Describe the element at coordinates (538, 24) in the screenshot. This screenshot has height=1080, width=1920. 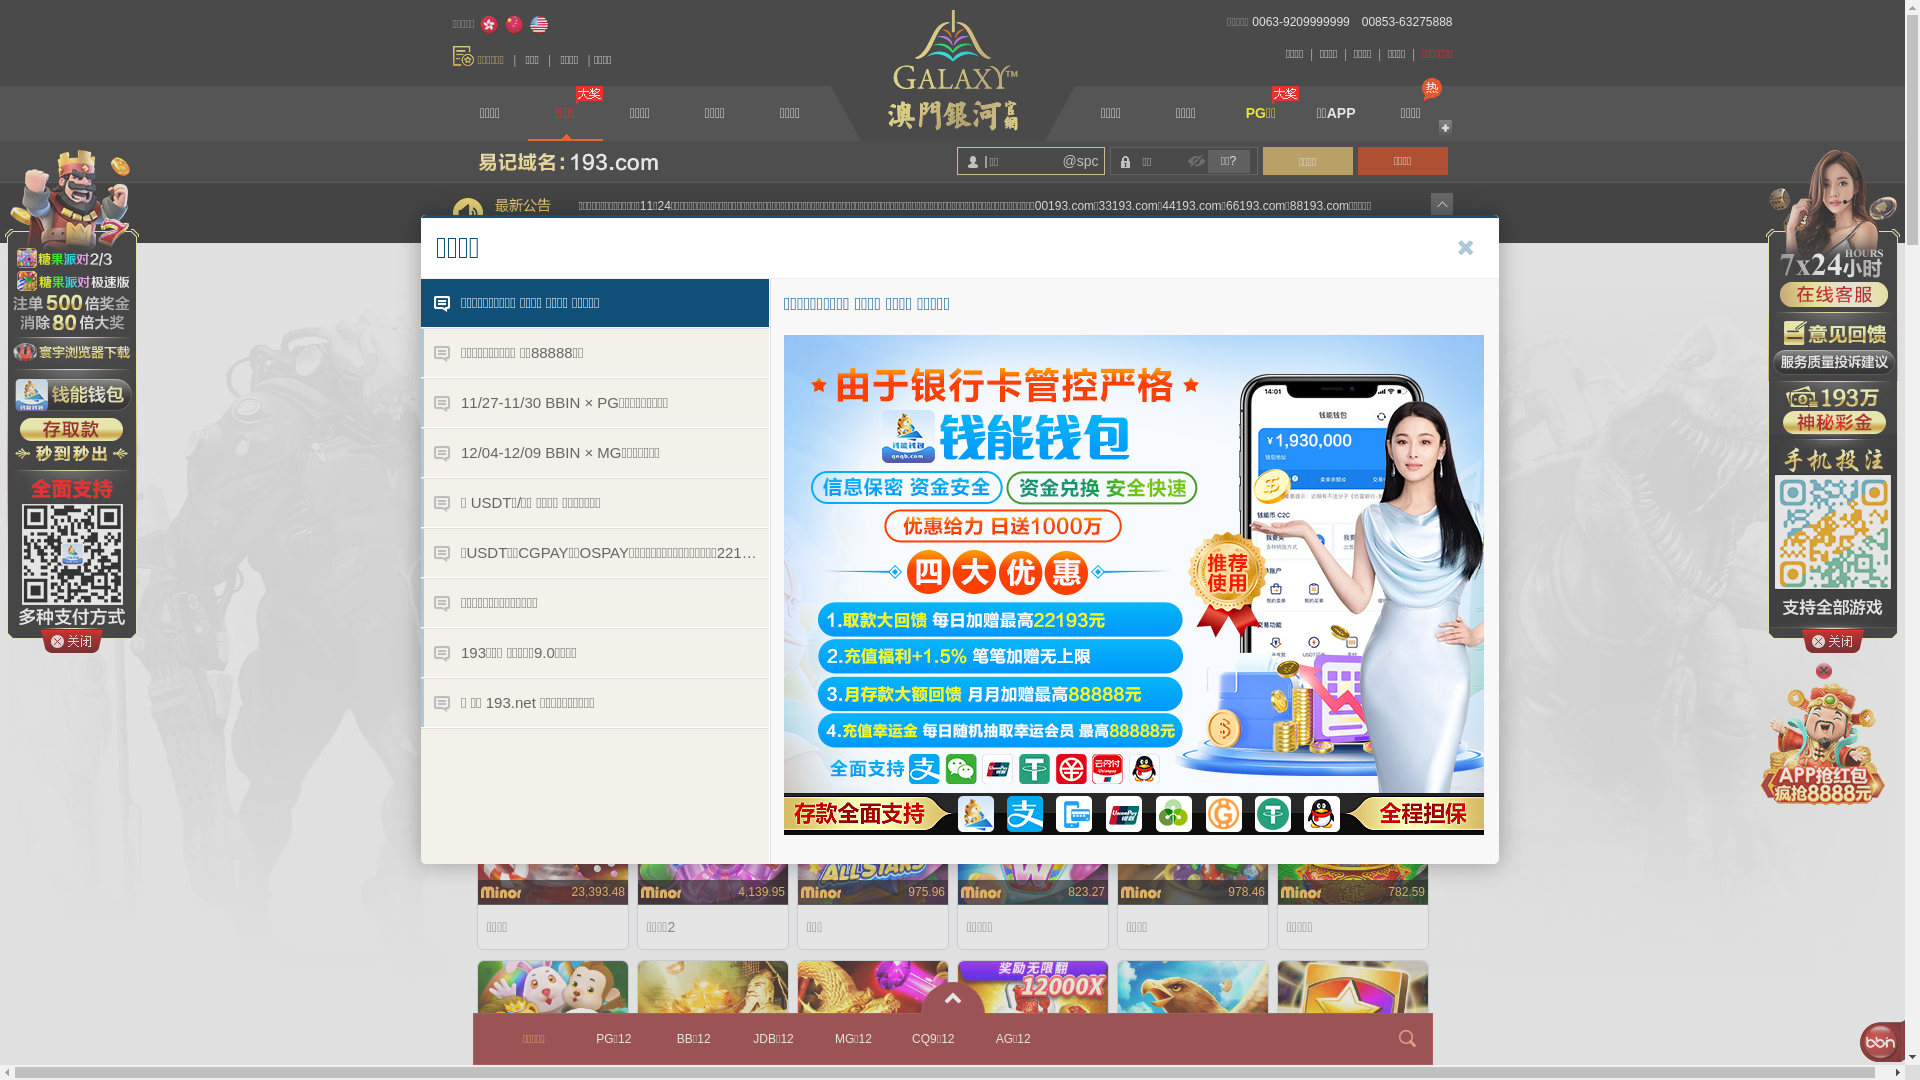
I see `'English'` at that location.